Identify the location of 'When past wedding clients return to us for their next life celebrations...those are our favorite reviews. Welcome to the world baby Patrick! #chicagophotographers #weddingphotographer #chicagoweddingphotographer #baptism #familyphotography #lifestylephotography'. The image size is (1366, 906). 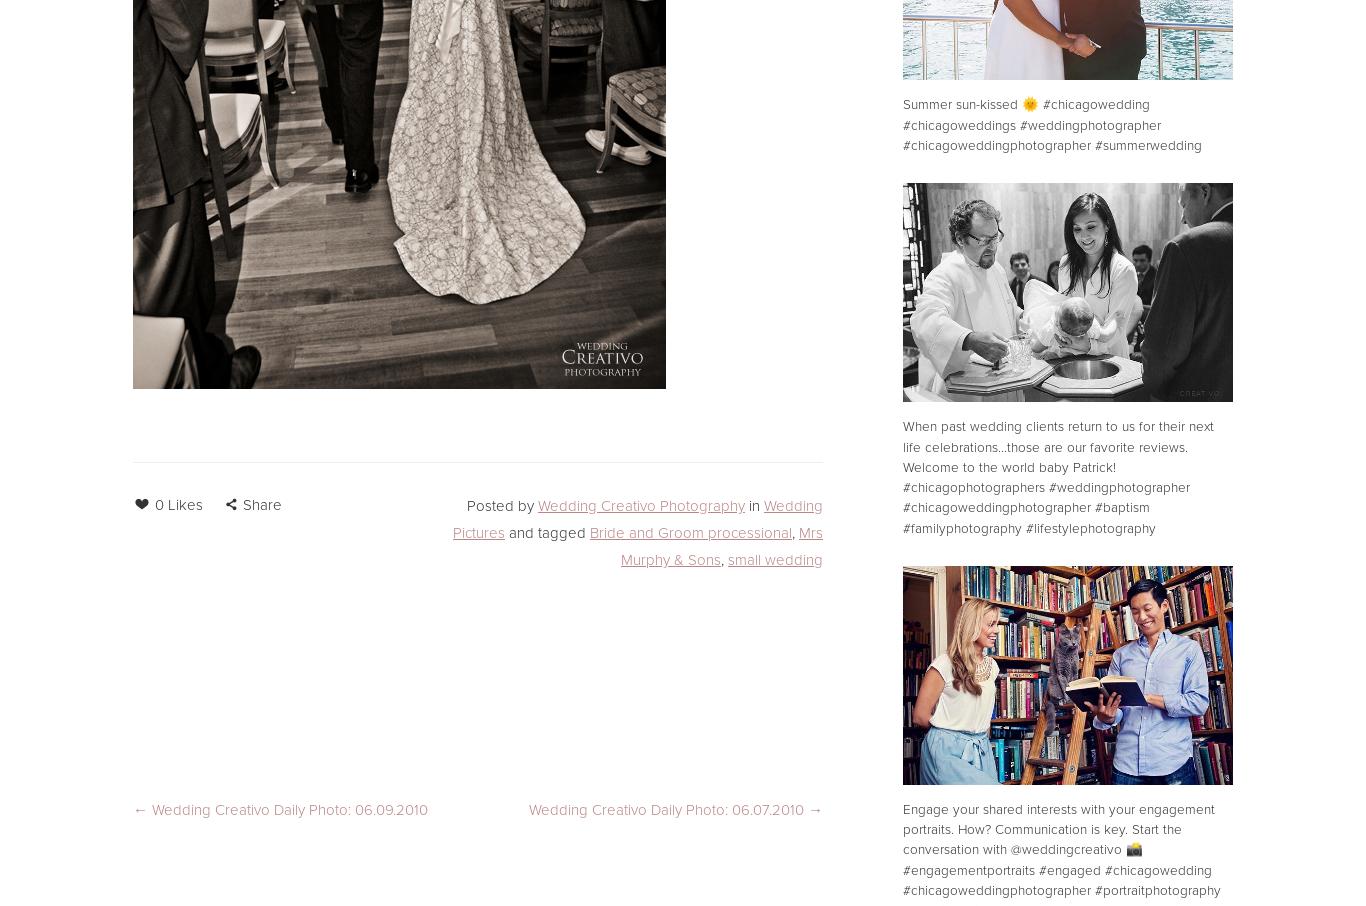
(1056, 475).